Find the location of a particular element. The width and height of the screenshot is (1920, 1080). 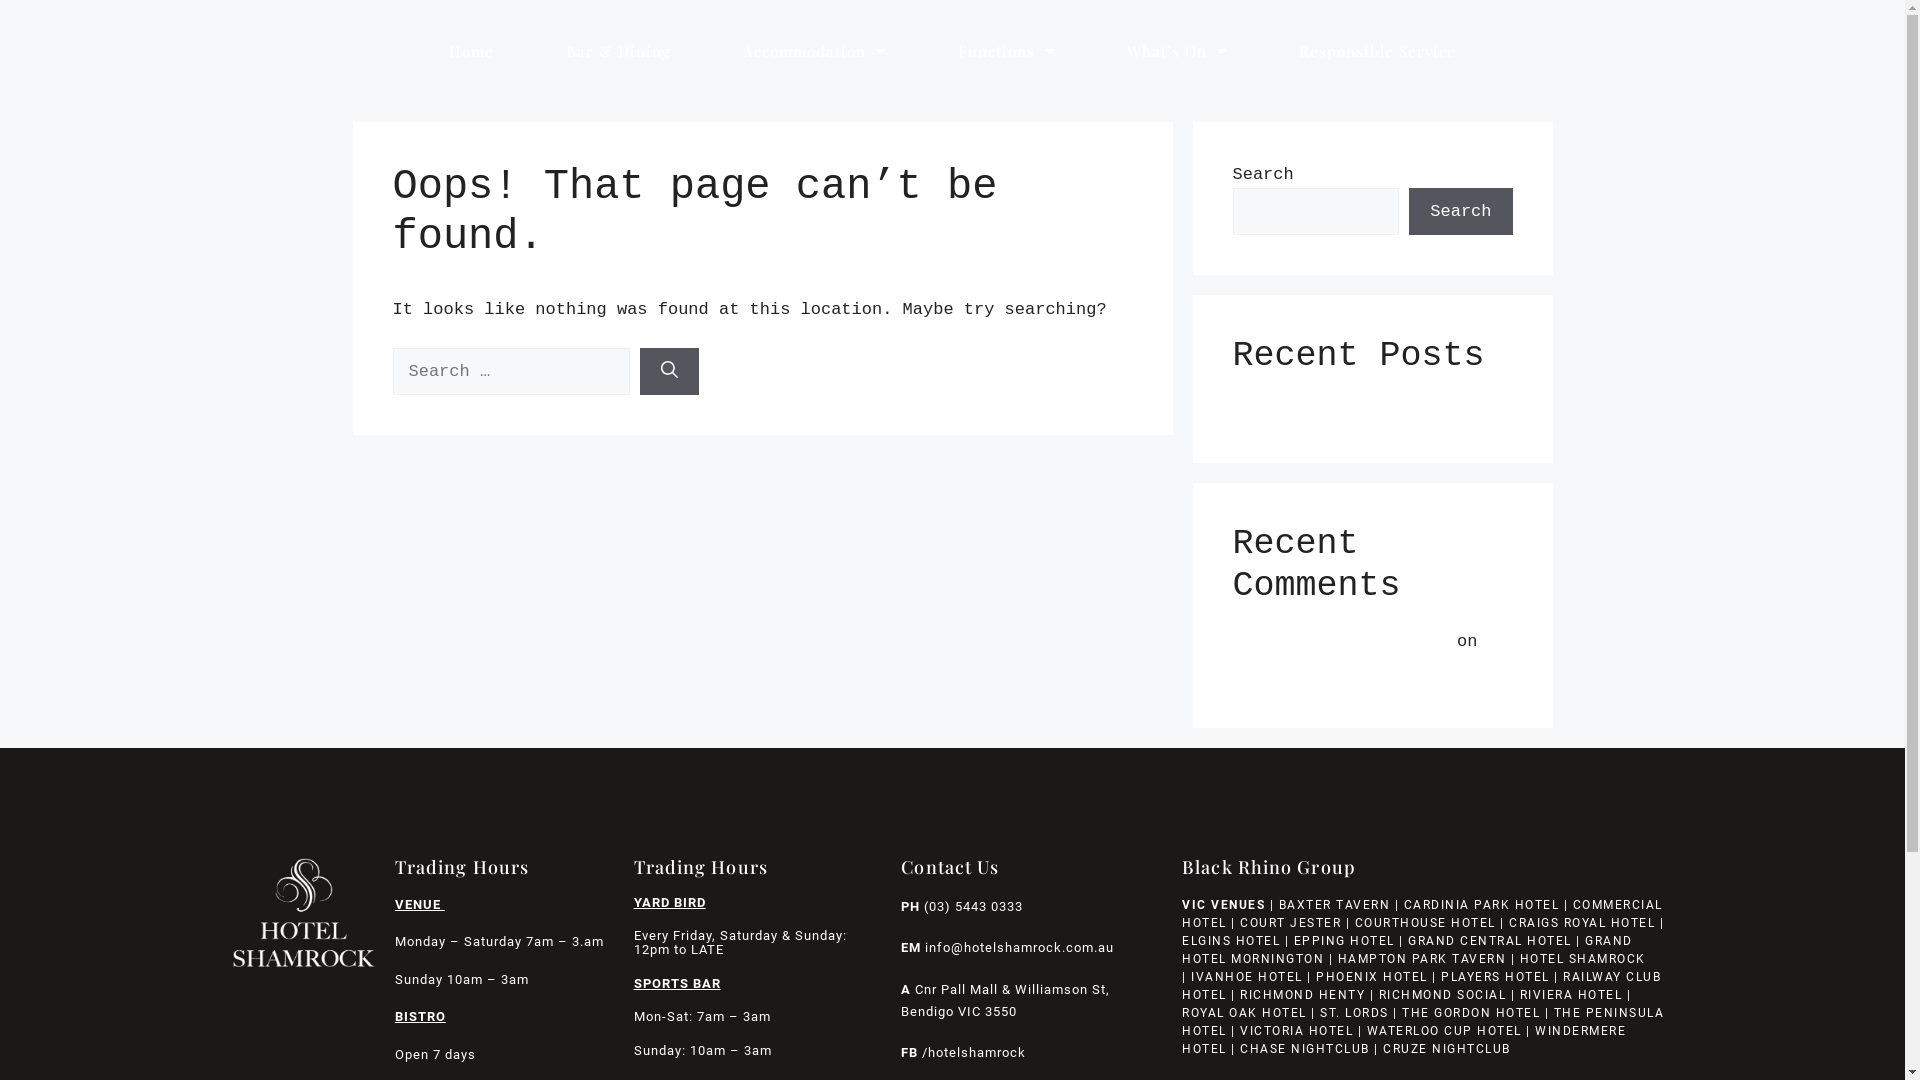

'Functions' is located at coordinates (1006, 49).